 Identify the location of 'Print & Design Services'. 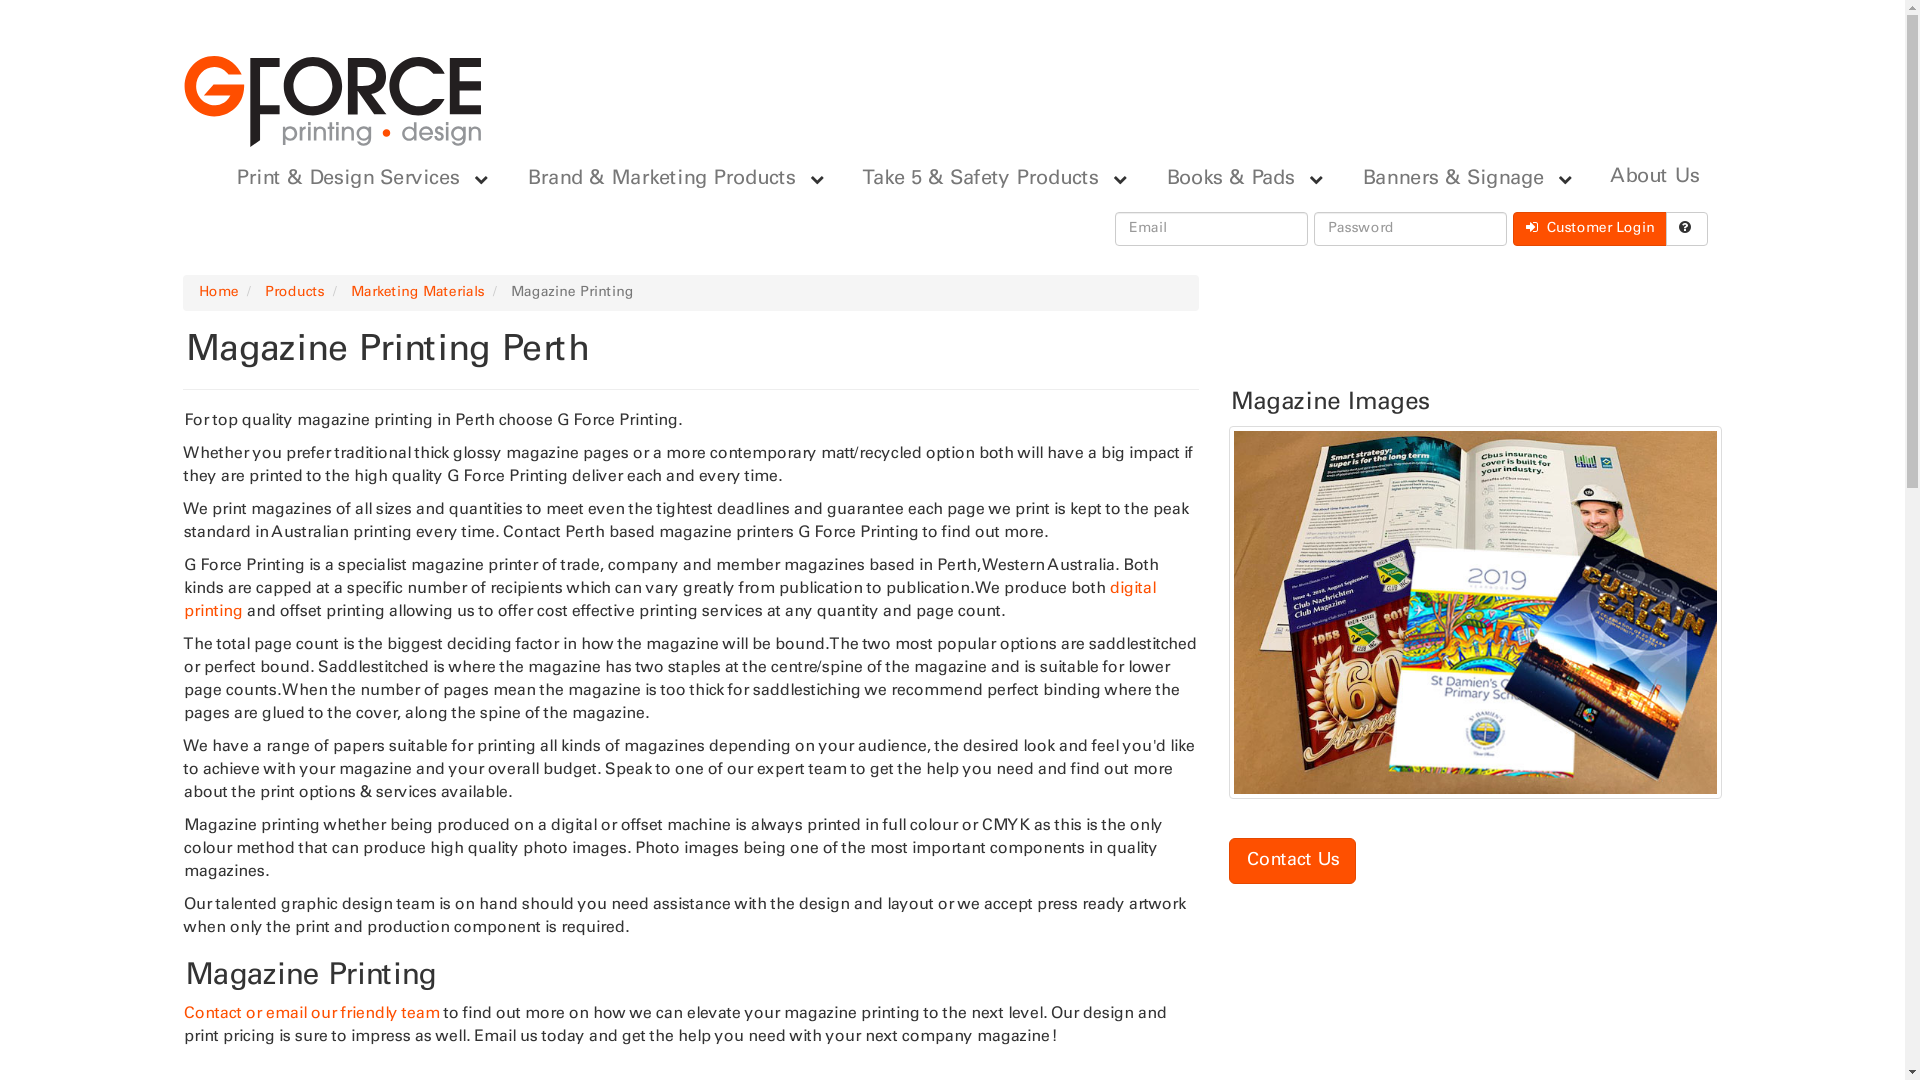
(342, 177).